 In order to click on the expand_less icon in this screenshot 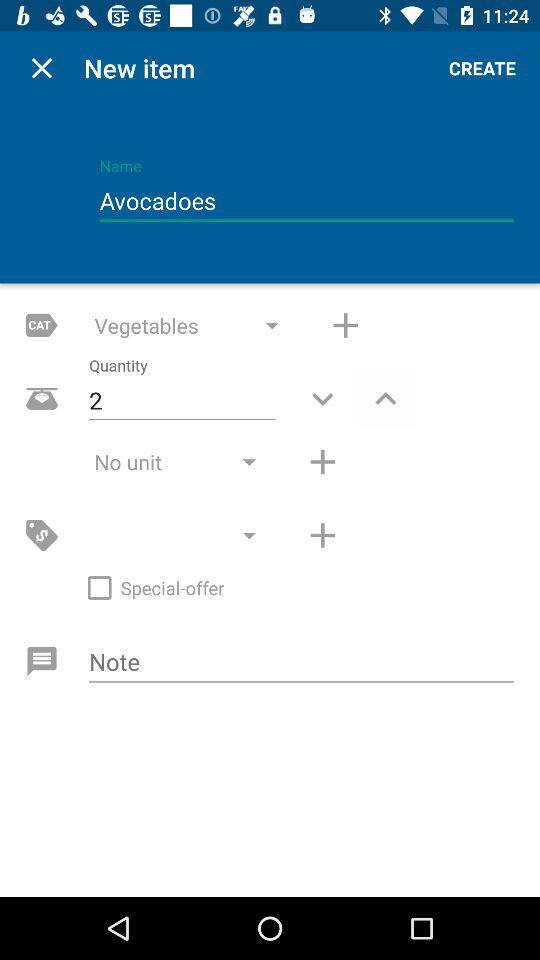, I will do `click(385, 397)`.